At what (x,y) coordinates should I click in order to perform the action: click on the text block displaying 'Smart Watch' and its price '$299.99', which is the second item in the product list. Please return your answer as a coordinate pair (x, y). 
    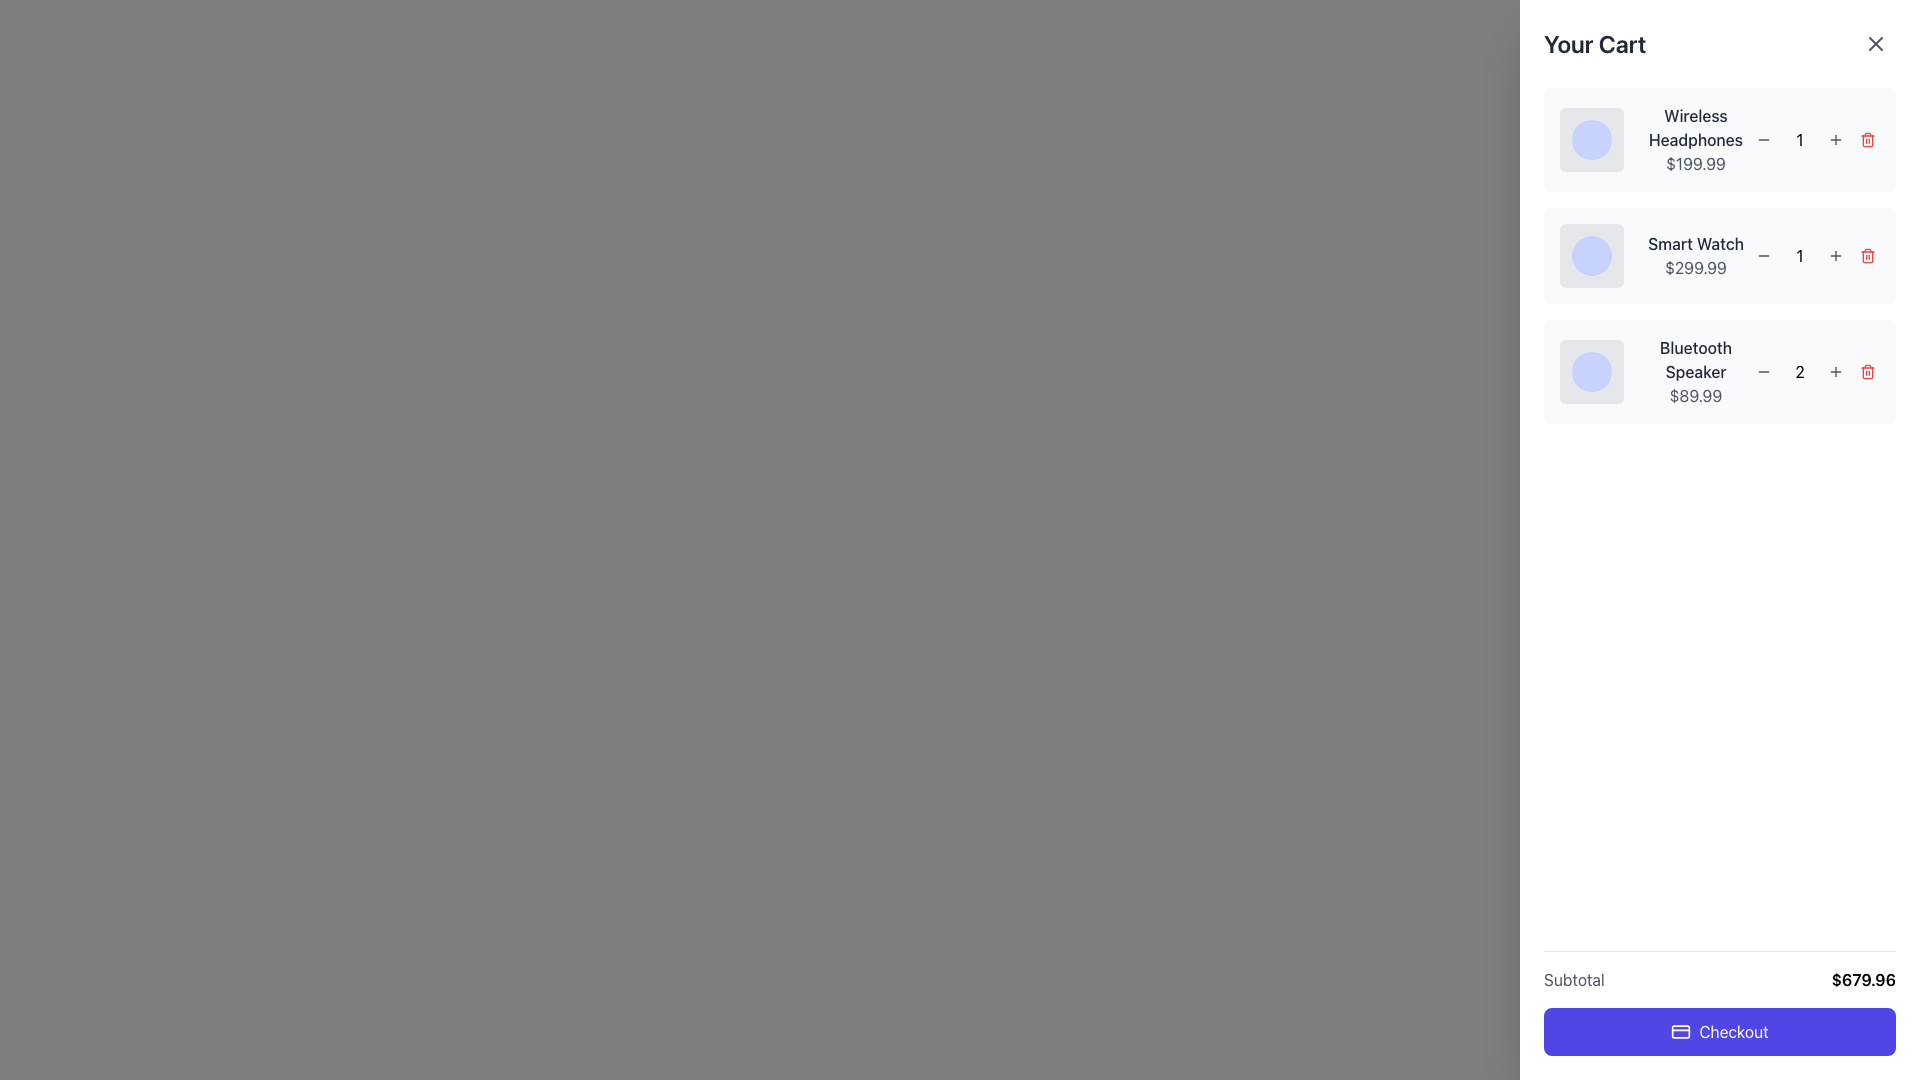
    Looking at the image, I should click on (1694, 254).